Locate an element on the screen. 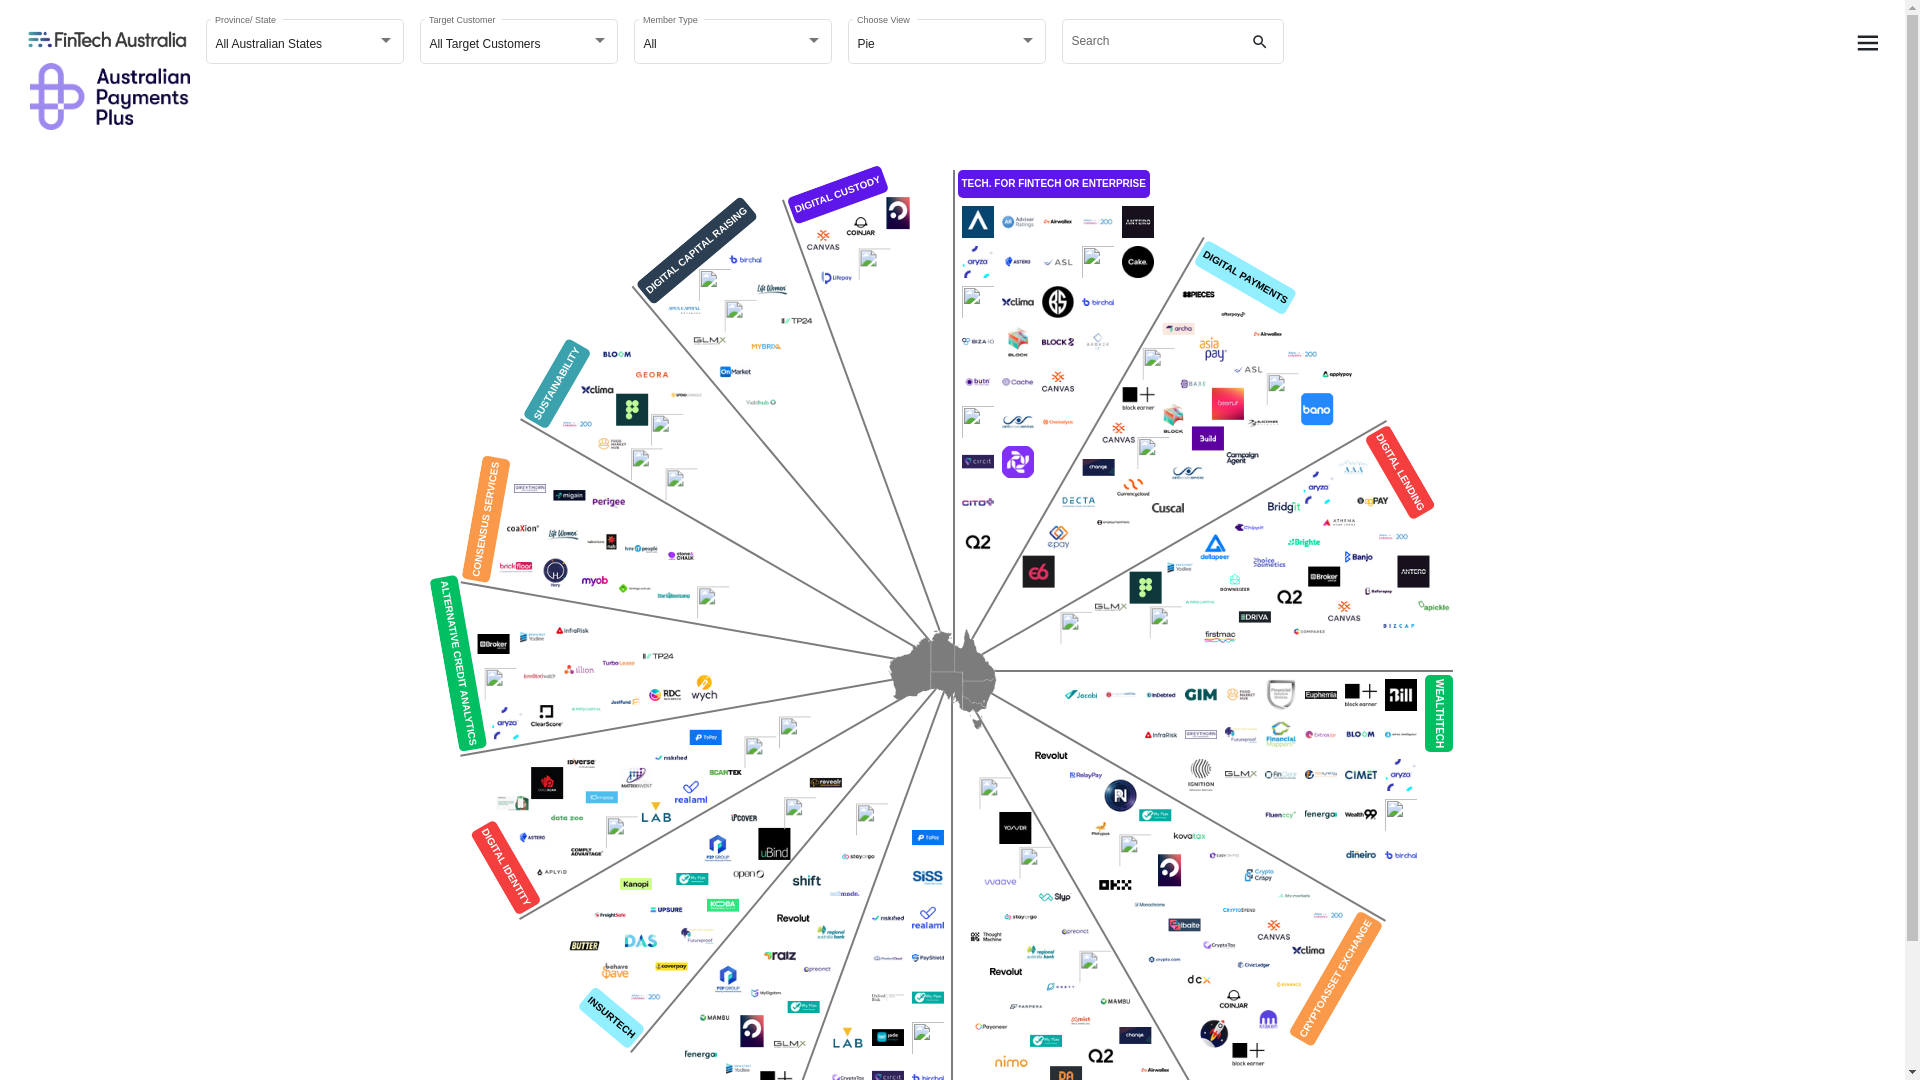 The height and width of the screenshot is (1080, 1920). 'Australian Settlements Limited (ASL)' is located at coordinates (1056, 261).